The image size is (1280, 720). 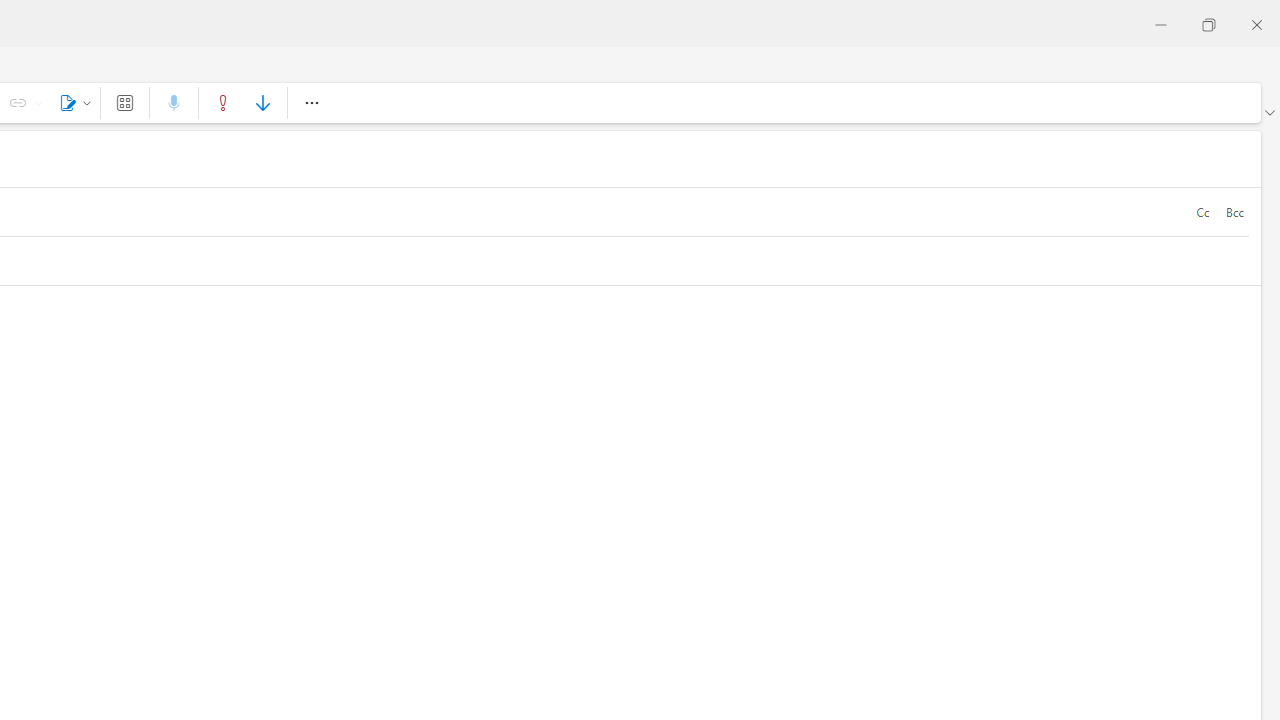 What do you see at coordinates (1268, 113) in the screenshot?
I see `'Ribbon display options'` at bounding box center [1268, 113].